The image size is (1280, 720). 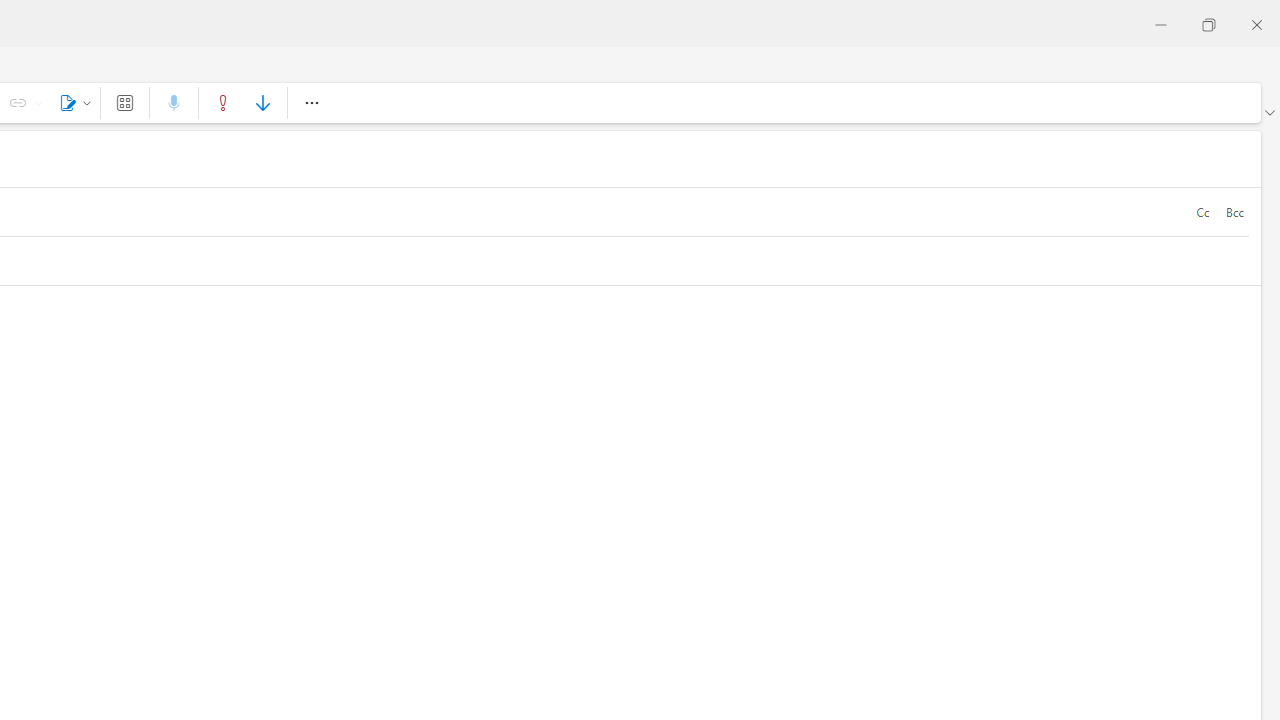 What do you see at coordinates (1268, 113) in the screenshot?
I see `'Ribbon display options'` at bounding box center [1268, 113].